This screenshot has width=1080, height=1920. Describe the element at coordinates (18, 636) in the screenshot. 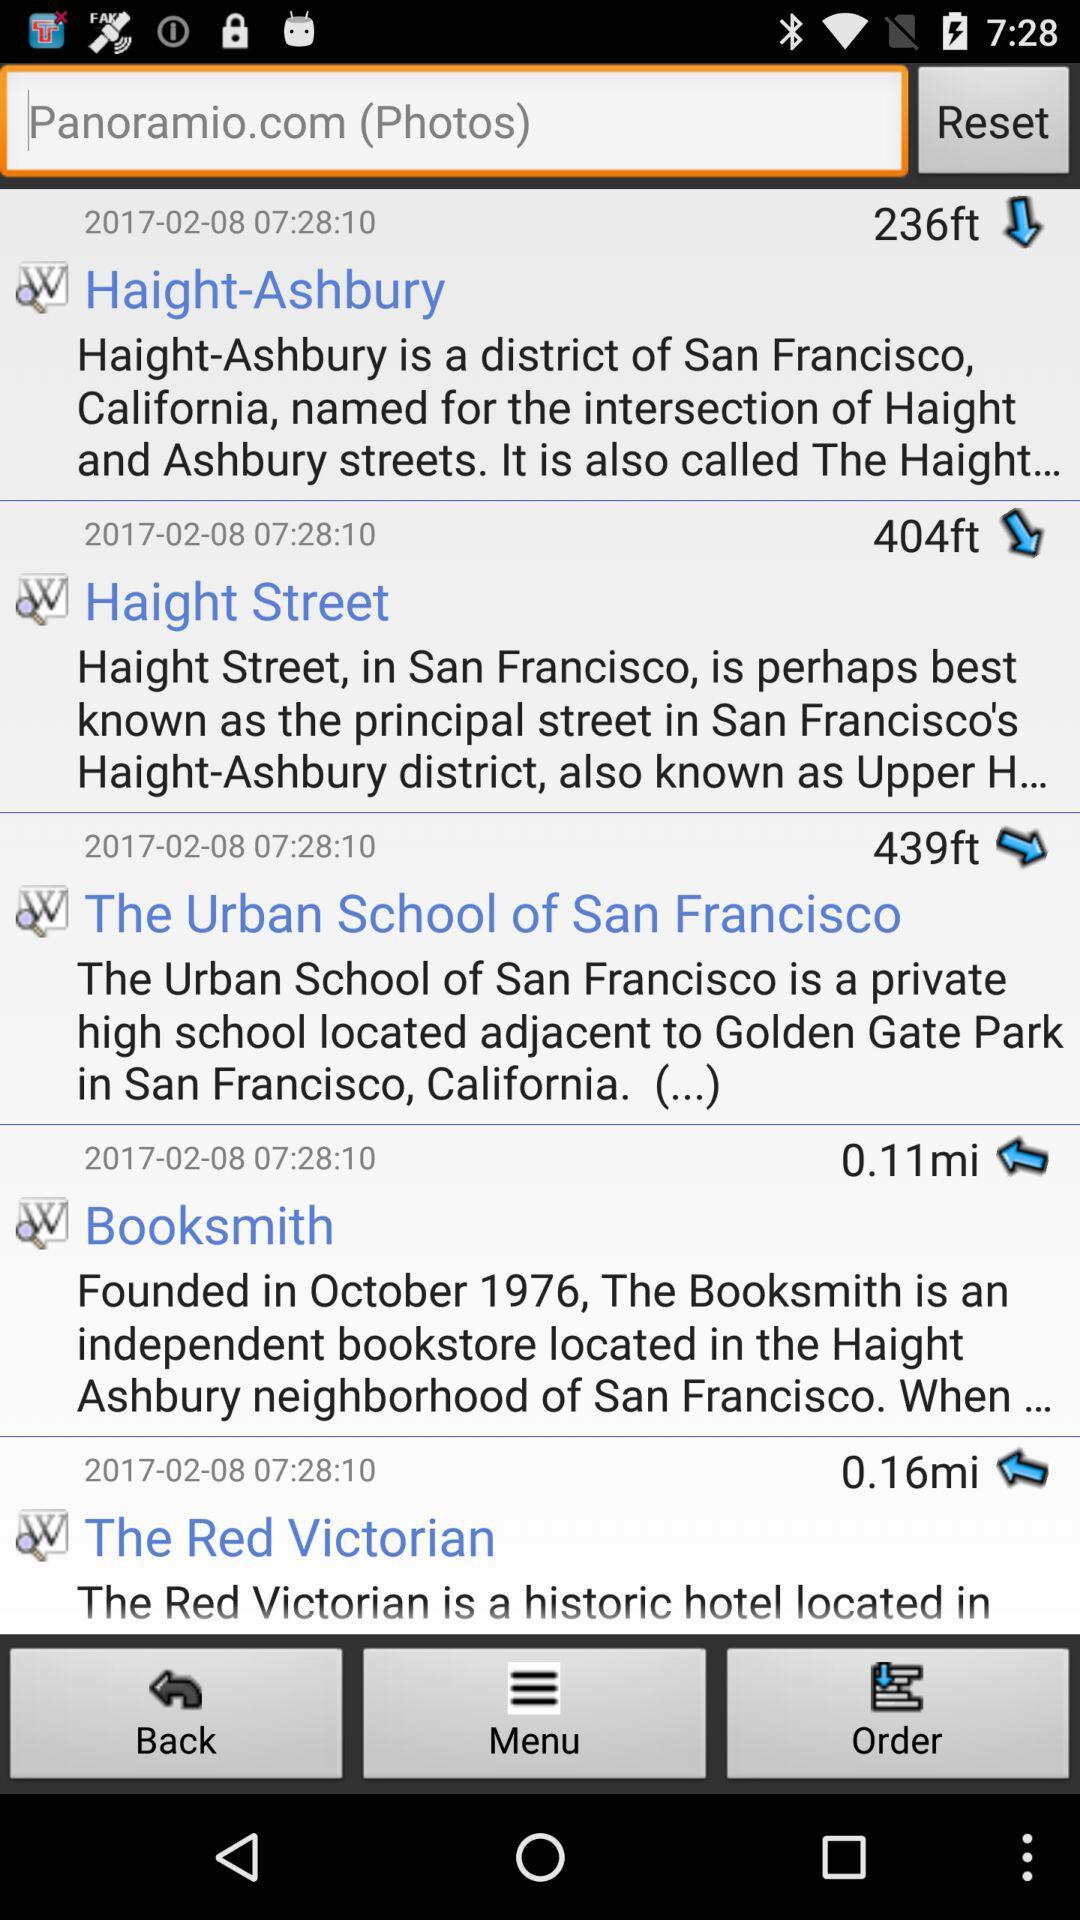

I see `the app to the left of haight street in app` at that location.